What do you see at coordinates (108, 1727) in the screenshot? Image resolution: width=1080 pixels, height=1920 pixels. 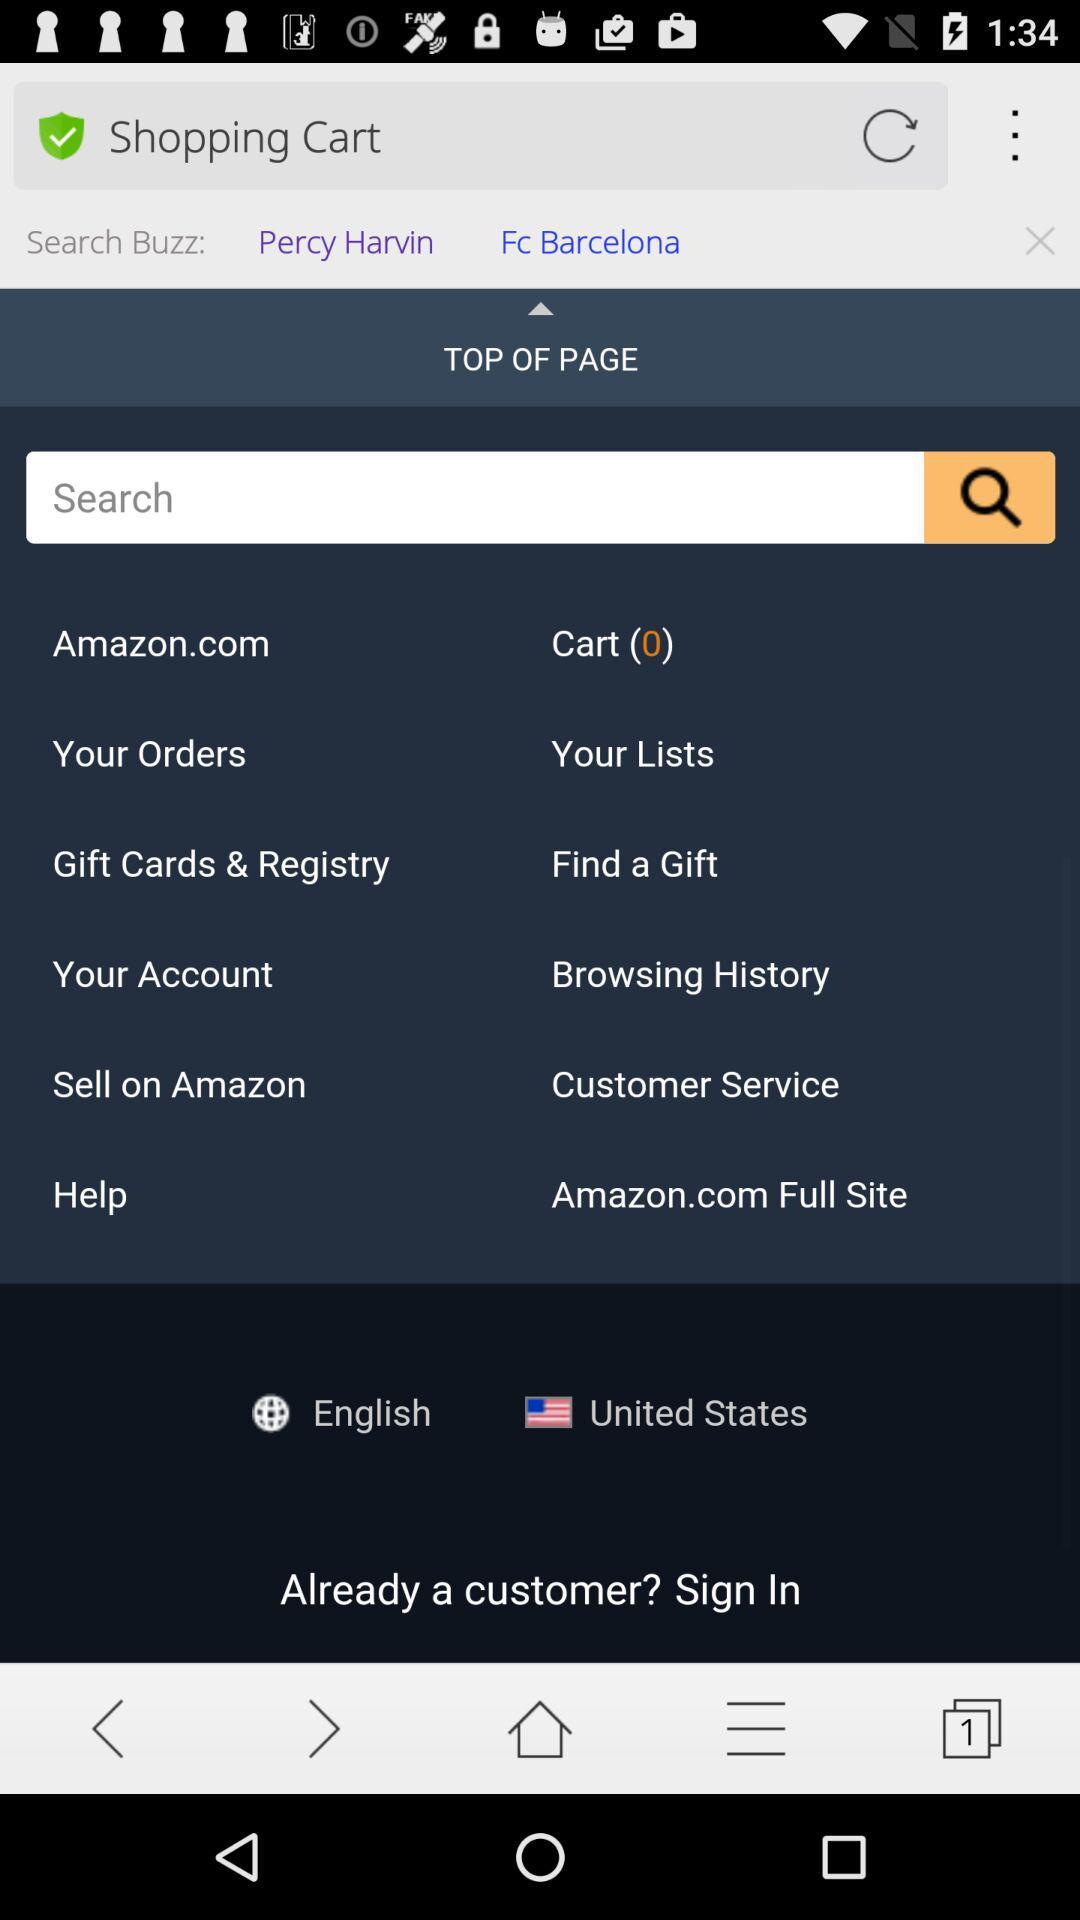 I see `go back` at bounding box center [108, 1727].